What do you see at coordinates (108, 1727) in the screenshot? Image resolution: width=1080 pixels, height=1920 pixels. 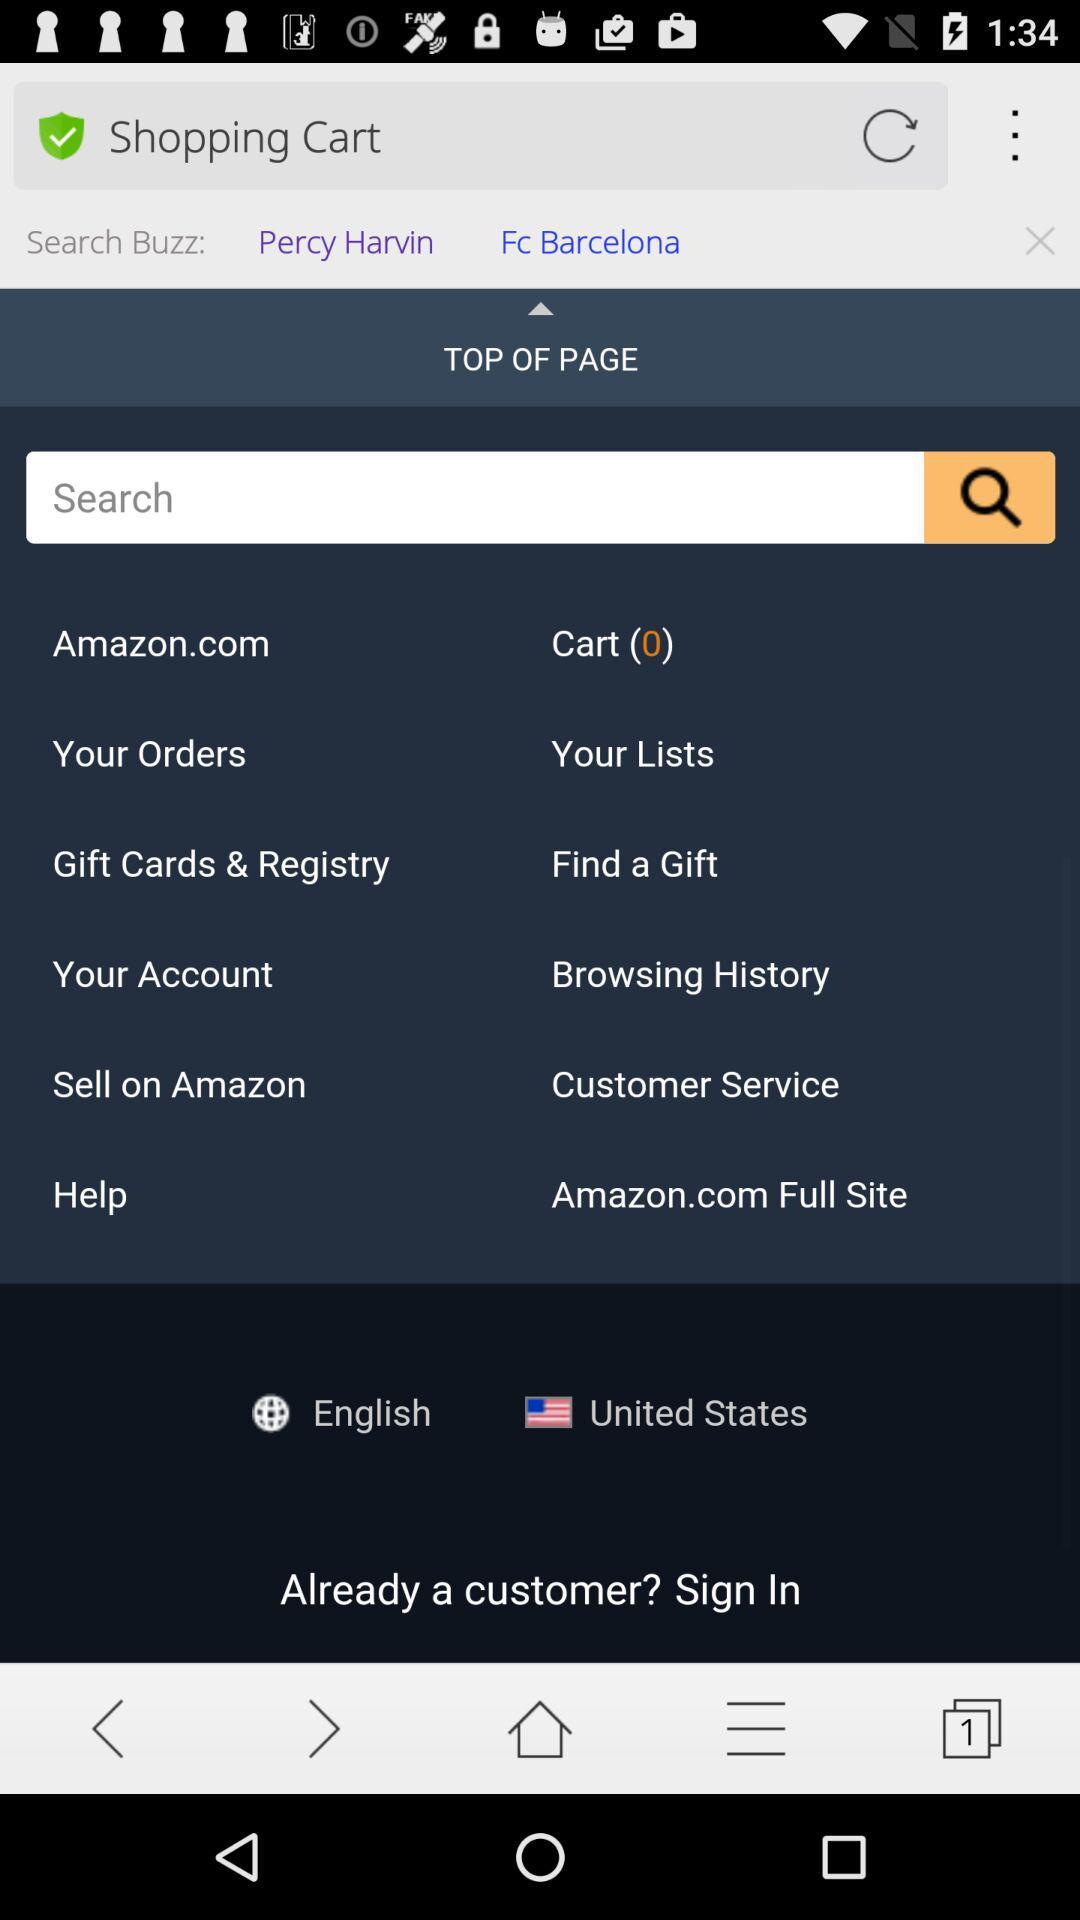 I see `go back` at bounding box center [108, 1727].